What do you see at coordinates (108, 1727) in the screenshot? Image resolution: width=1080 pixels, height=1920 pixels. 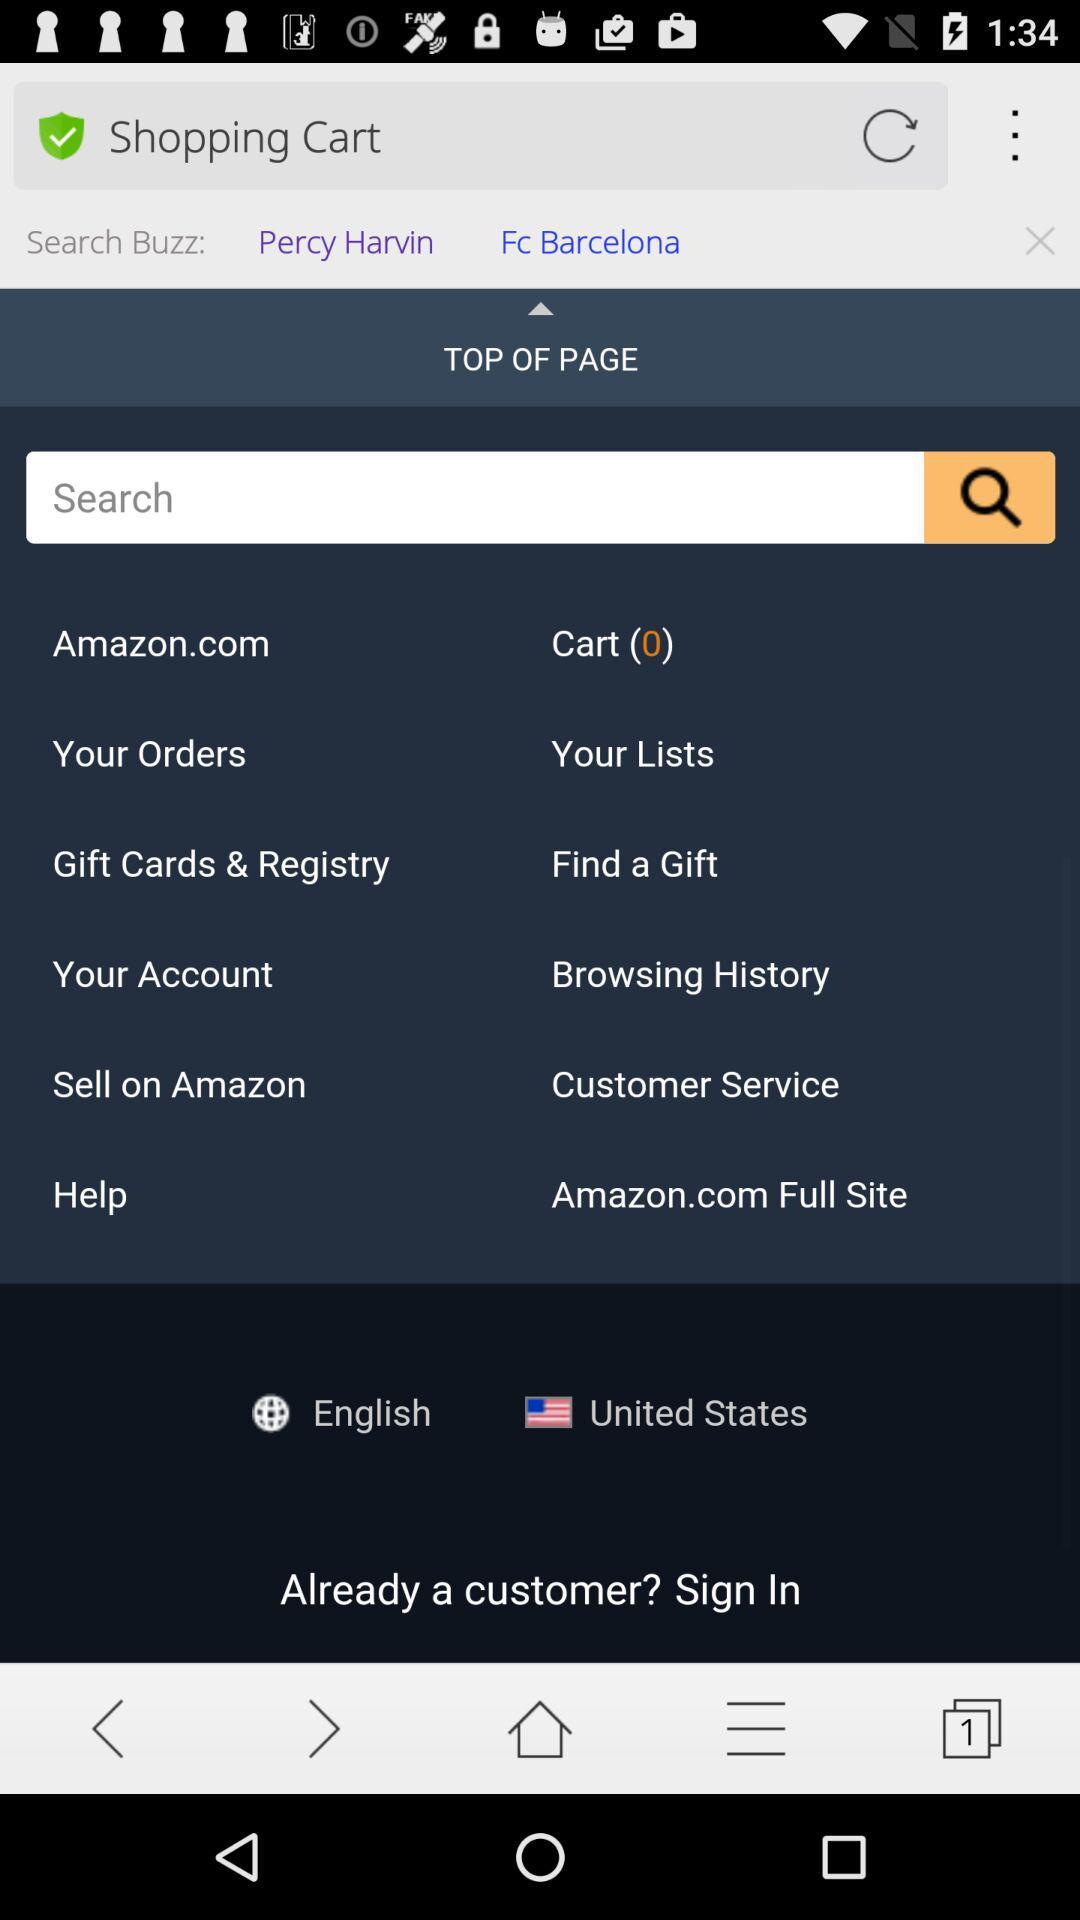 I see `go back` at bounding box center [108, 1727].